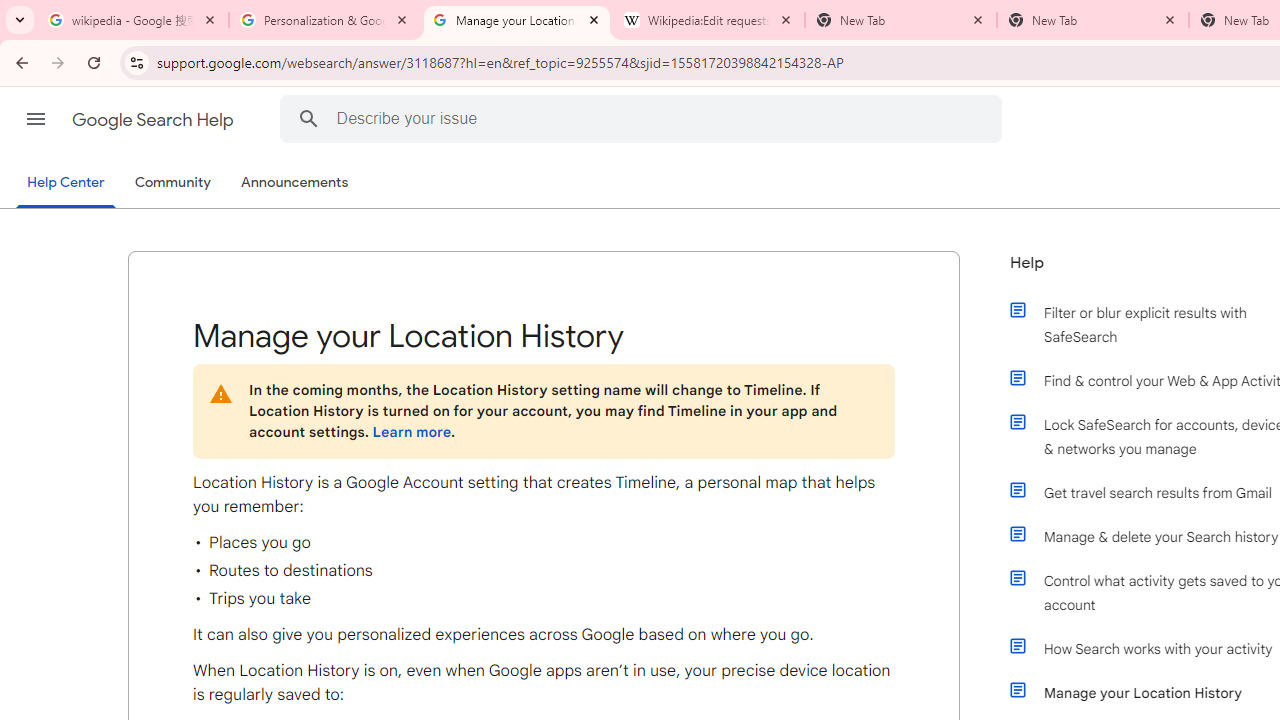 Image resolution: width=1280 pixels, height=720 pixels. What do you see at coordinates (410, 431) in the screenshot?
I see `'Learn more'` at bounding box center [410, 431].